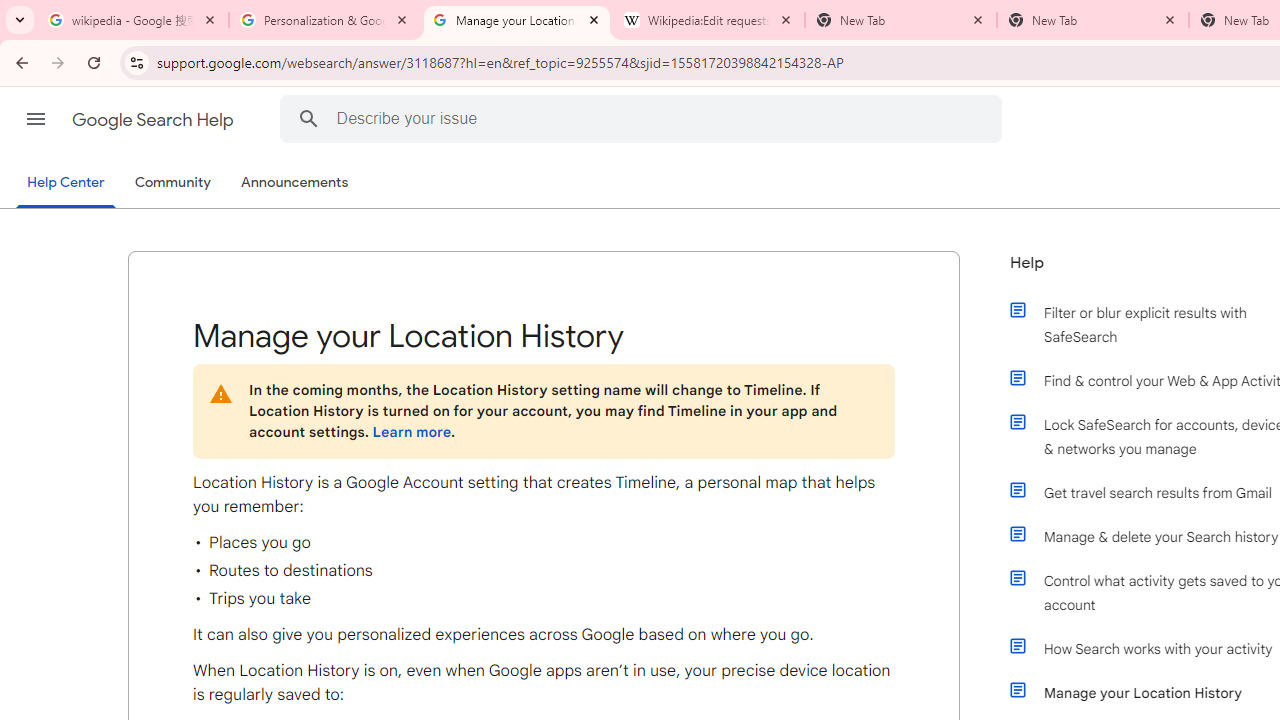 Image resolution: width=1280 pixels, height=720 pixels. What do you see at coordinates (410, 431) in the screenshot?
I see `'Learn more'` at bounding box center [410, 431].